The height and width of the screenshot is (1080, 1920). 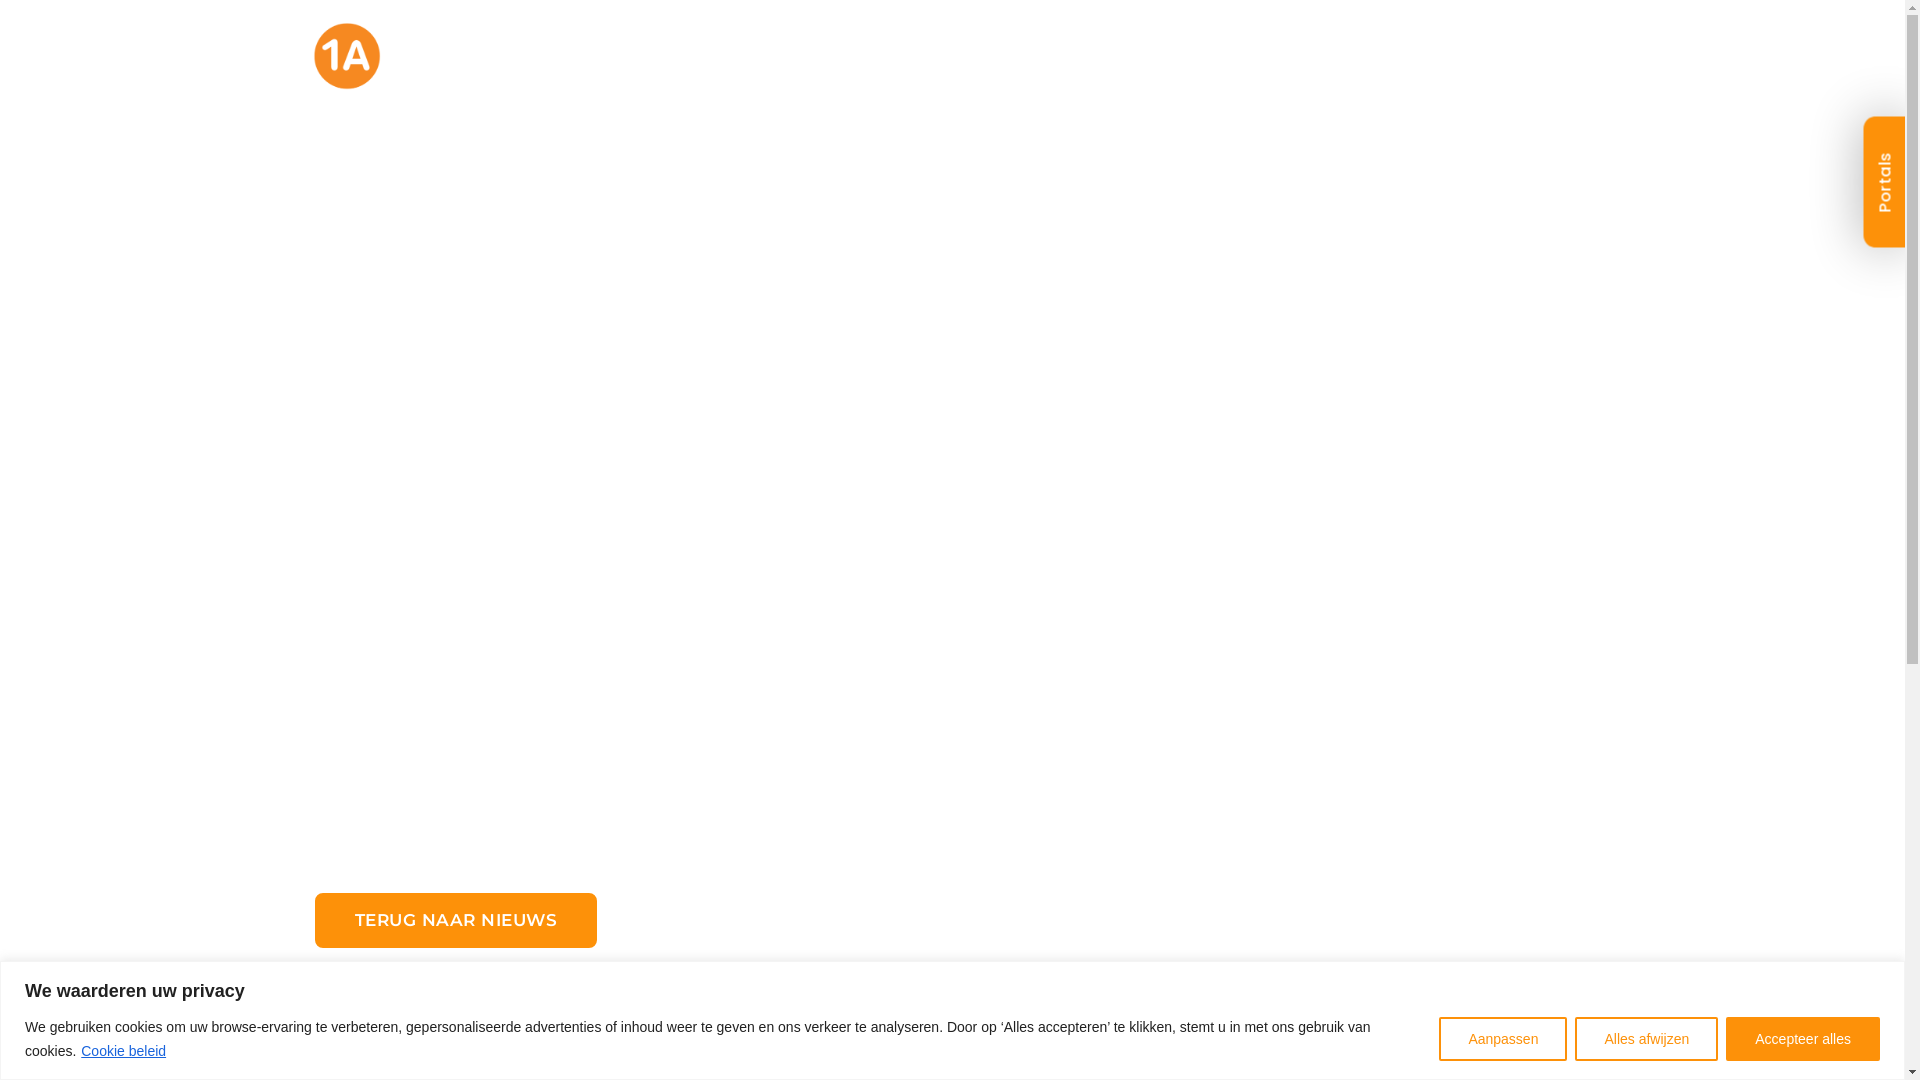 I want to click on 'Accepteer alles', so click(x=1725, y=1036).